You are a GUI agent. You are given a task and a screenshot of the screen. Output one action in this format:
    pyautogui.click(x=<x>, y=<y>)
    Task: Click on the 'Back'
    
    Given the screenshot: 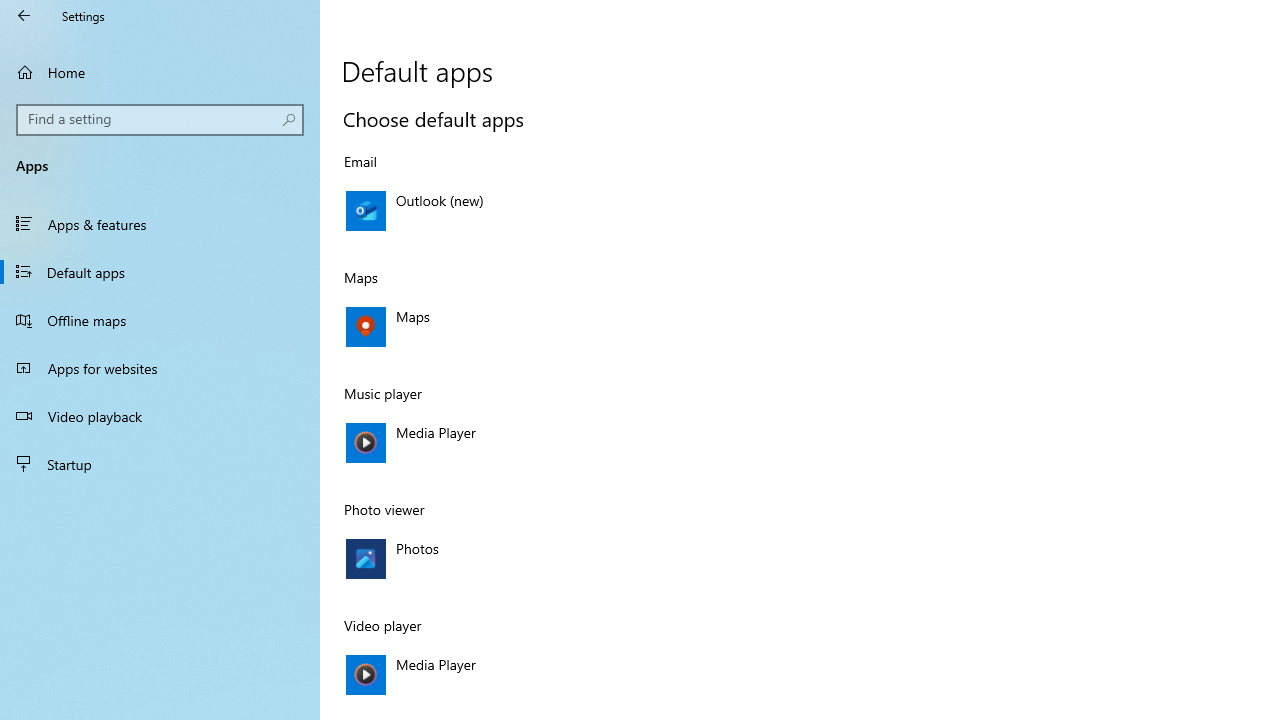 What is the action you would take?
    pyautogui.click(x=24, y=15)
    